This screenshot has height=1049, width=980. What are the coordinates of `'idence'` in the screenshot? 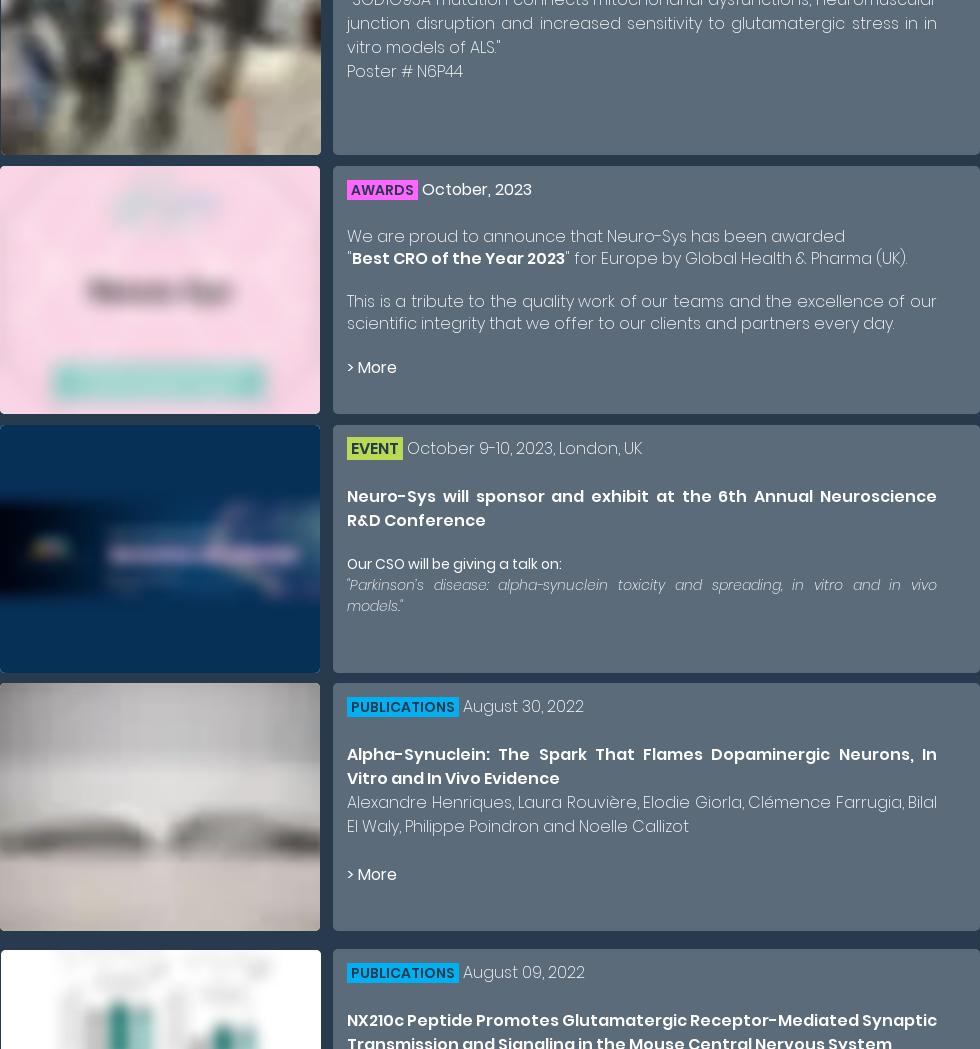 It's located at (530, 778).